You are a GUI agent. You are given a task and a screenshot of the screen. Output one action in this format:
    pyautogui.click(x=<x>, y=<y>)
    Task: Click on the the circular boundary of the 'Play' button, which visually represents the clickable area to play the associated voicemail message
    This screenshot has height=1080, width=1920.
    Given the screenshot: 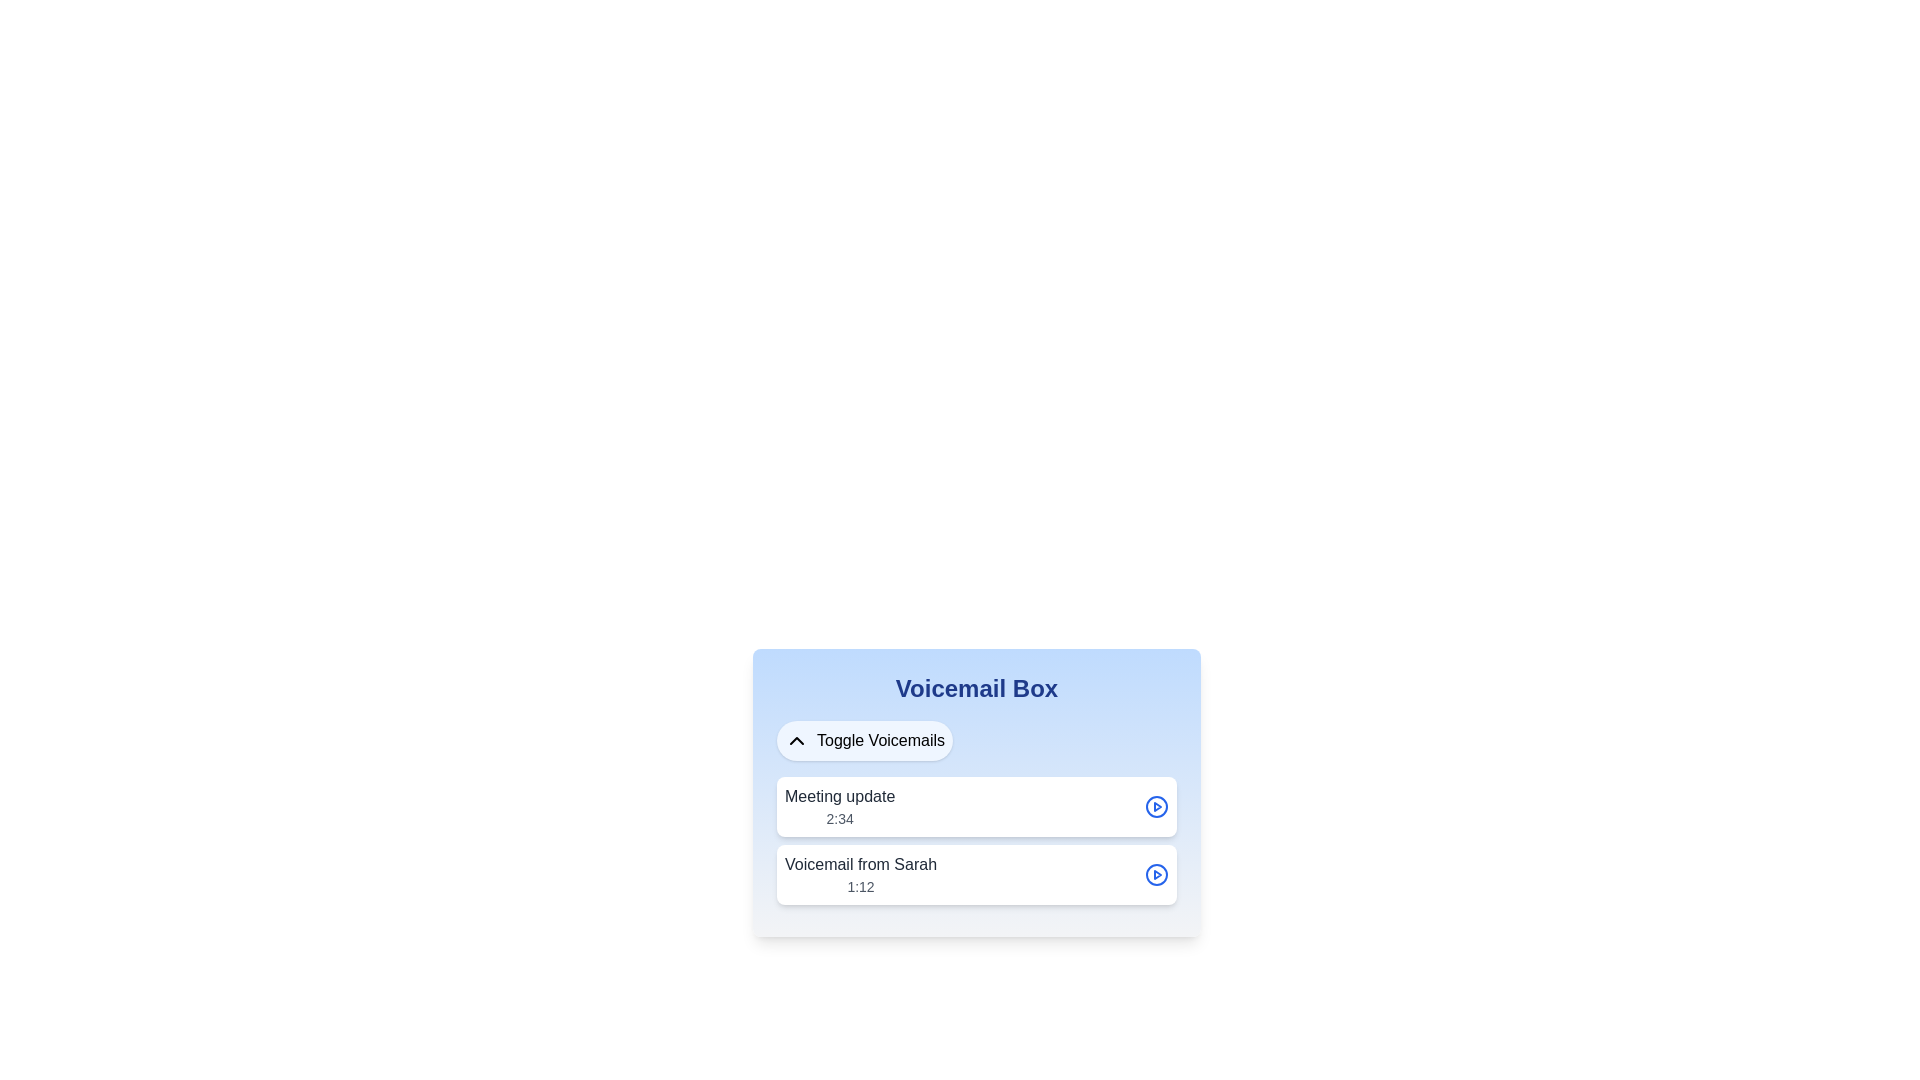 What is the action you would take?
    pyautogui.click(x=1156, y=874)
    